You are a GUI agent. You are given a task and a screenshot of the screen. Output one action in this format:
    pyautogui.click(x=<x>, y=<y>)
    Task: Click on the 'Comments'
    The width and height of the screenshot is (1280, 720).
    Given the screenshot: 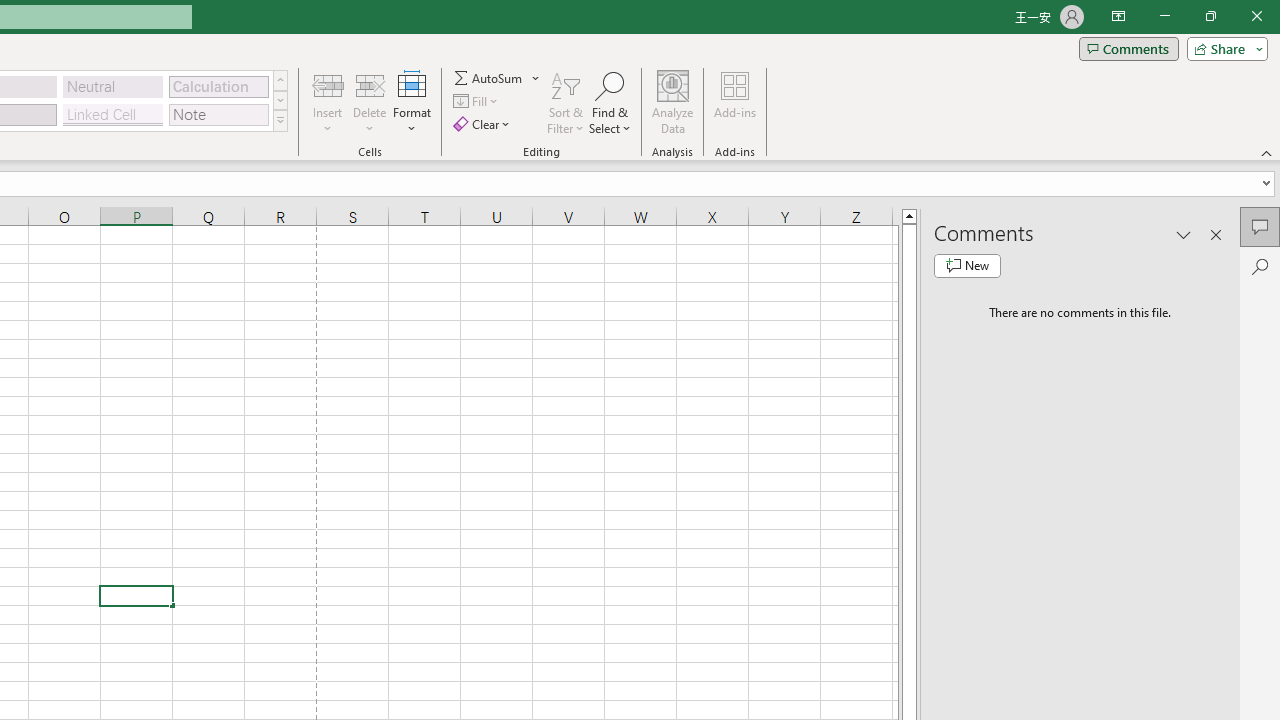 What is the action you would take?
    pyautogui.click(x=1128, y=47)
    